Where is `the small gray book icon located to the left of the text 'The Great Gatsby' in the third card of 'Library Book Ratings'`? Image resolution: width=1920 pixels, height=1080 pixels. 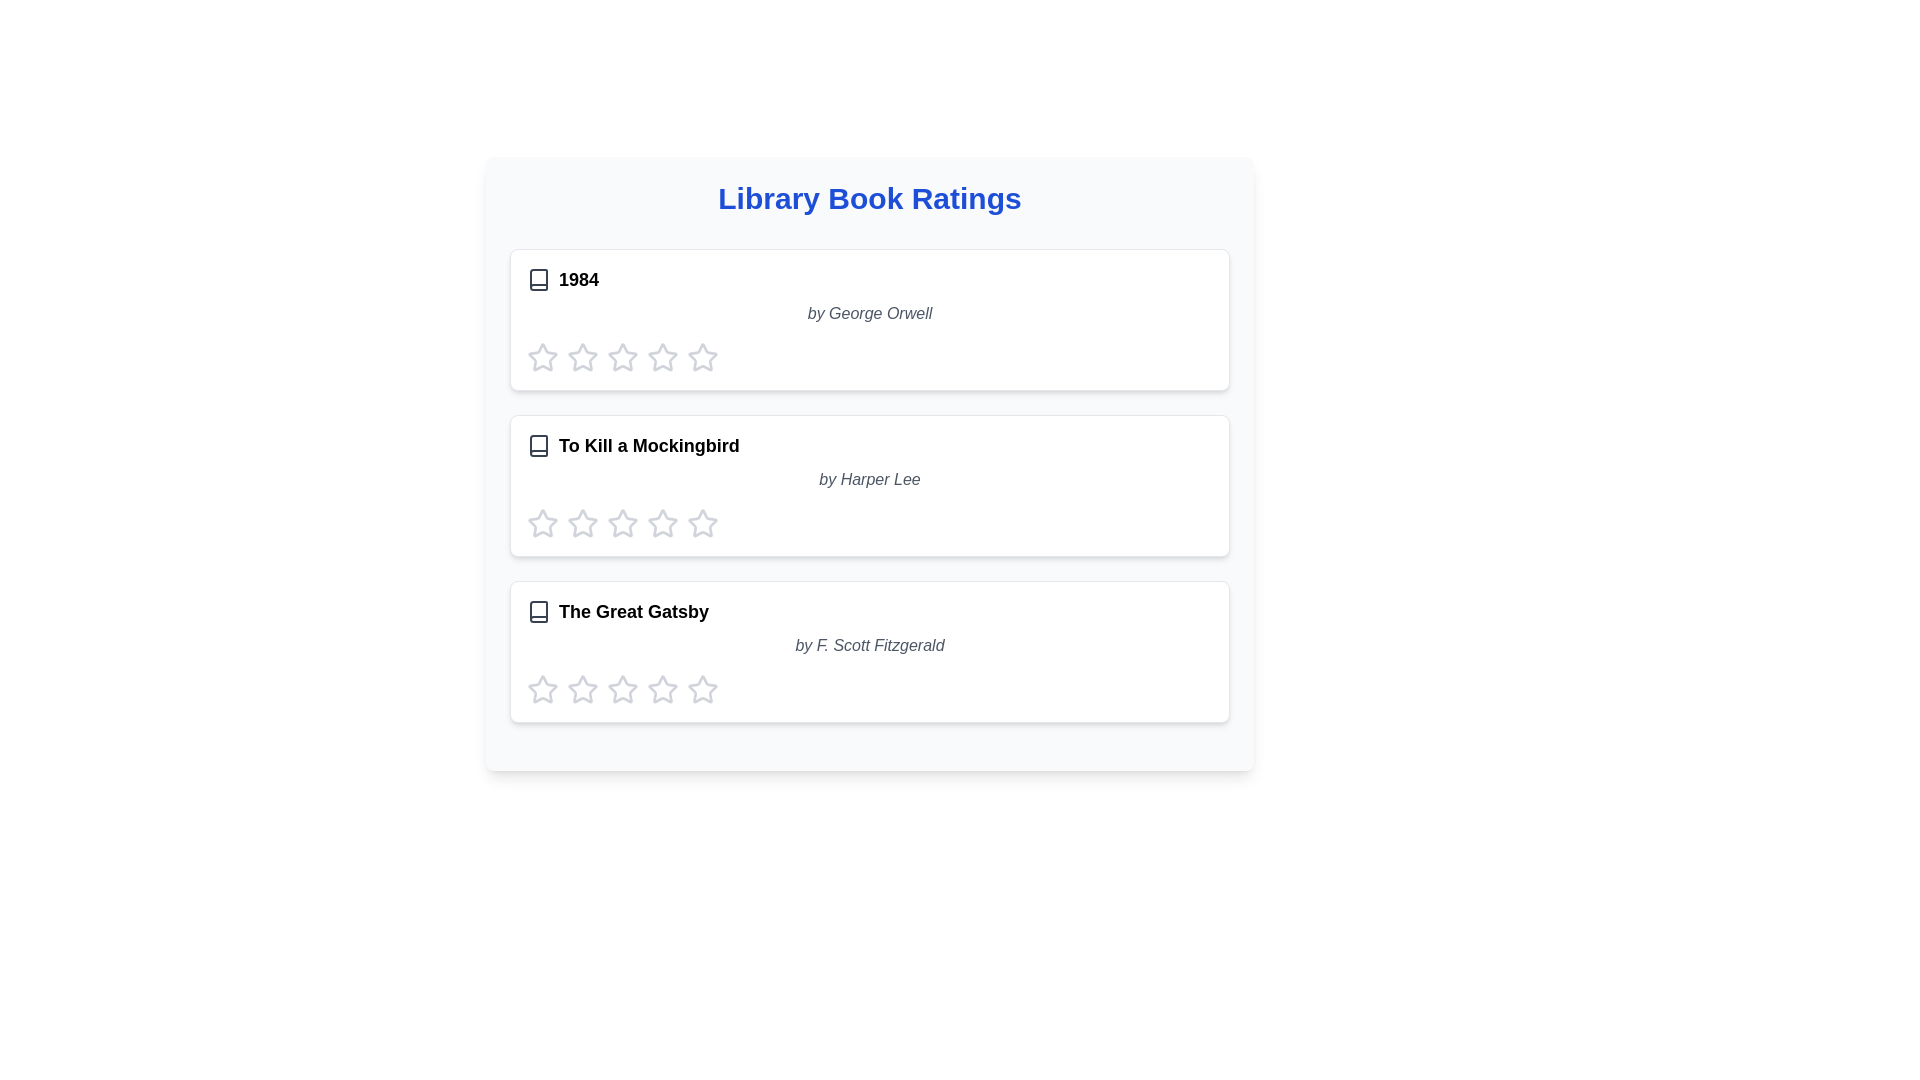 the small gray book icon located to the left of the text 'The Great Gatsby' in the third card of 'Library Book Ratings' is located at coordinates (538, 611).